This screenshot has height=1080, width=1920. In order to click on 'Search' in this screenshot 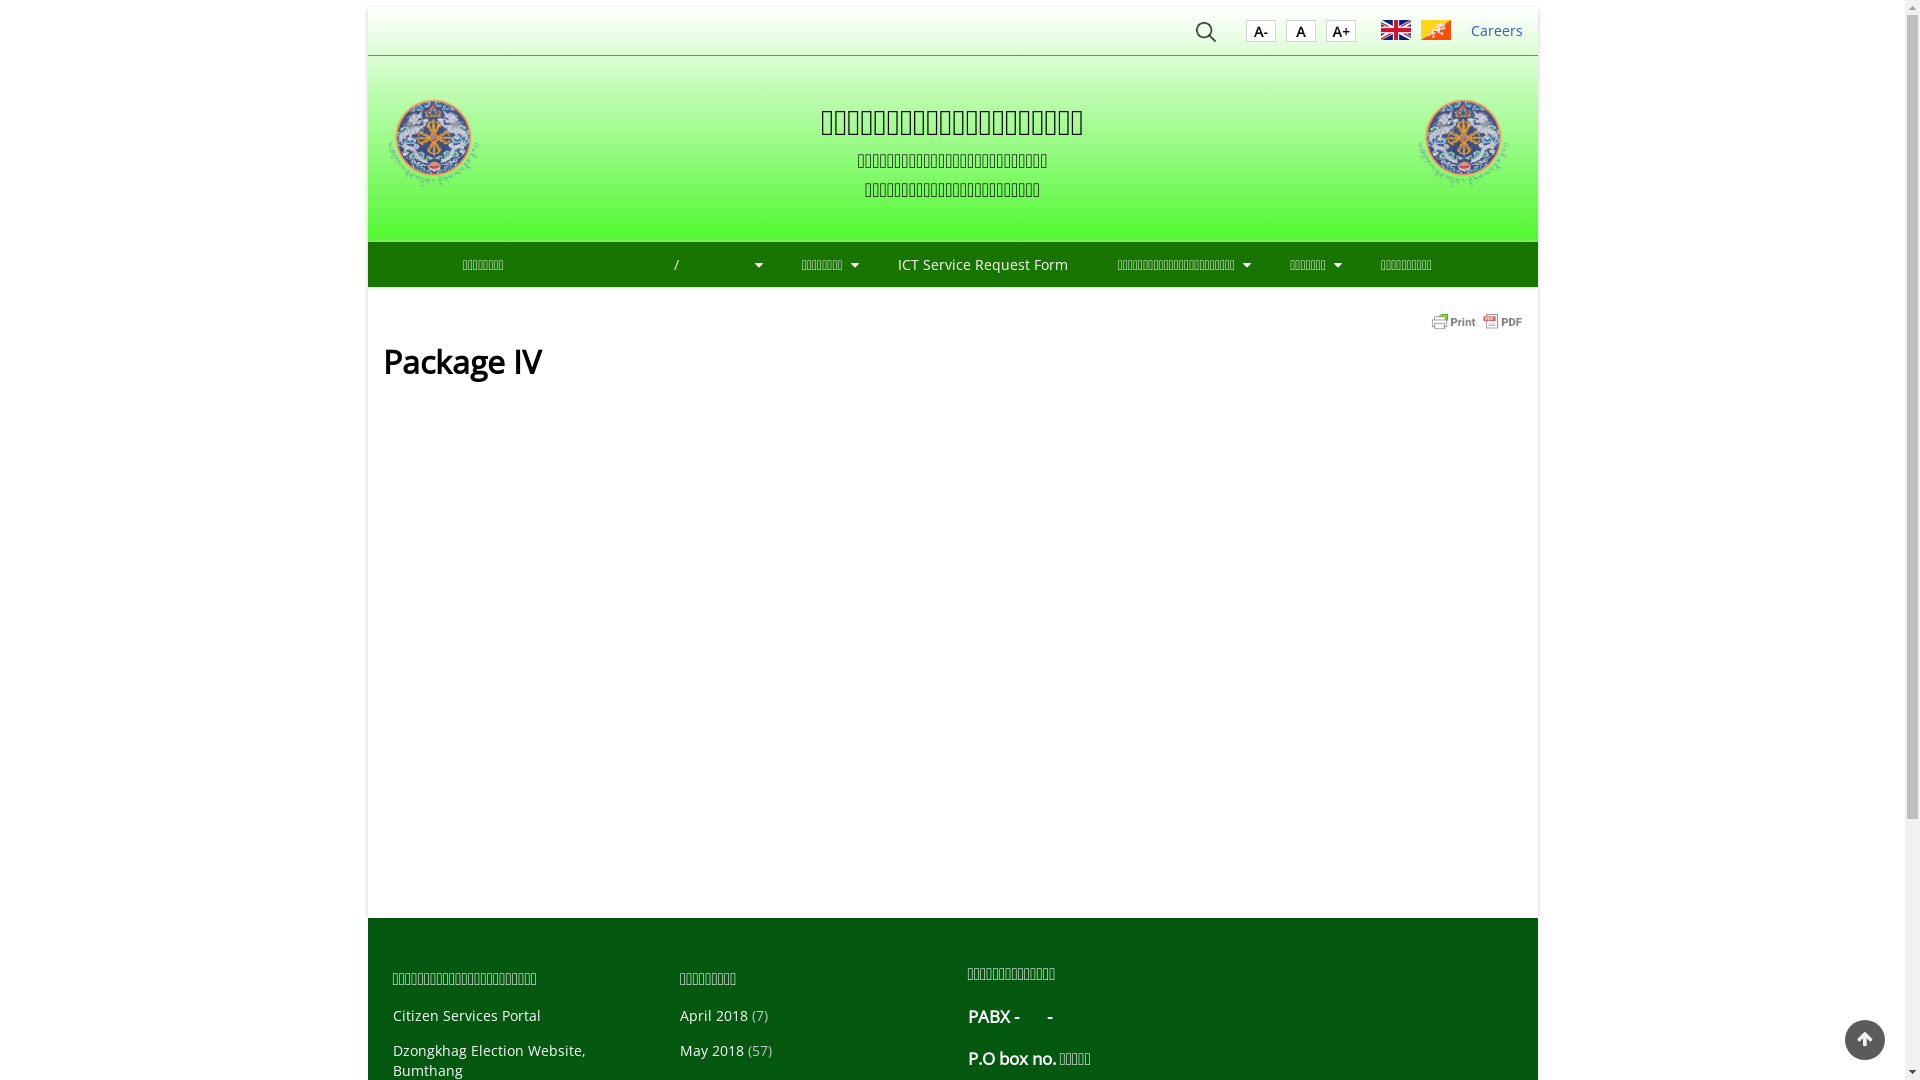, I will do `click(1204, 35)`.